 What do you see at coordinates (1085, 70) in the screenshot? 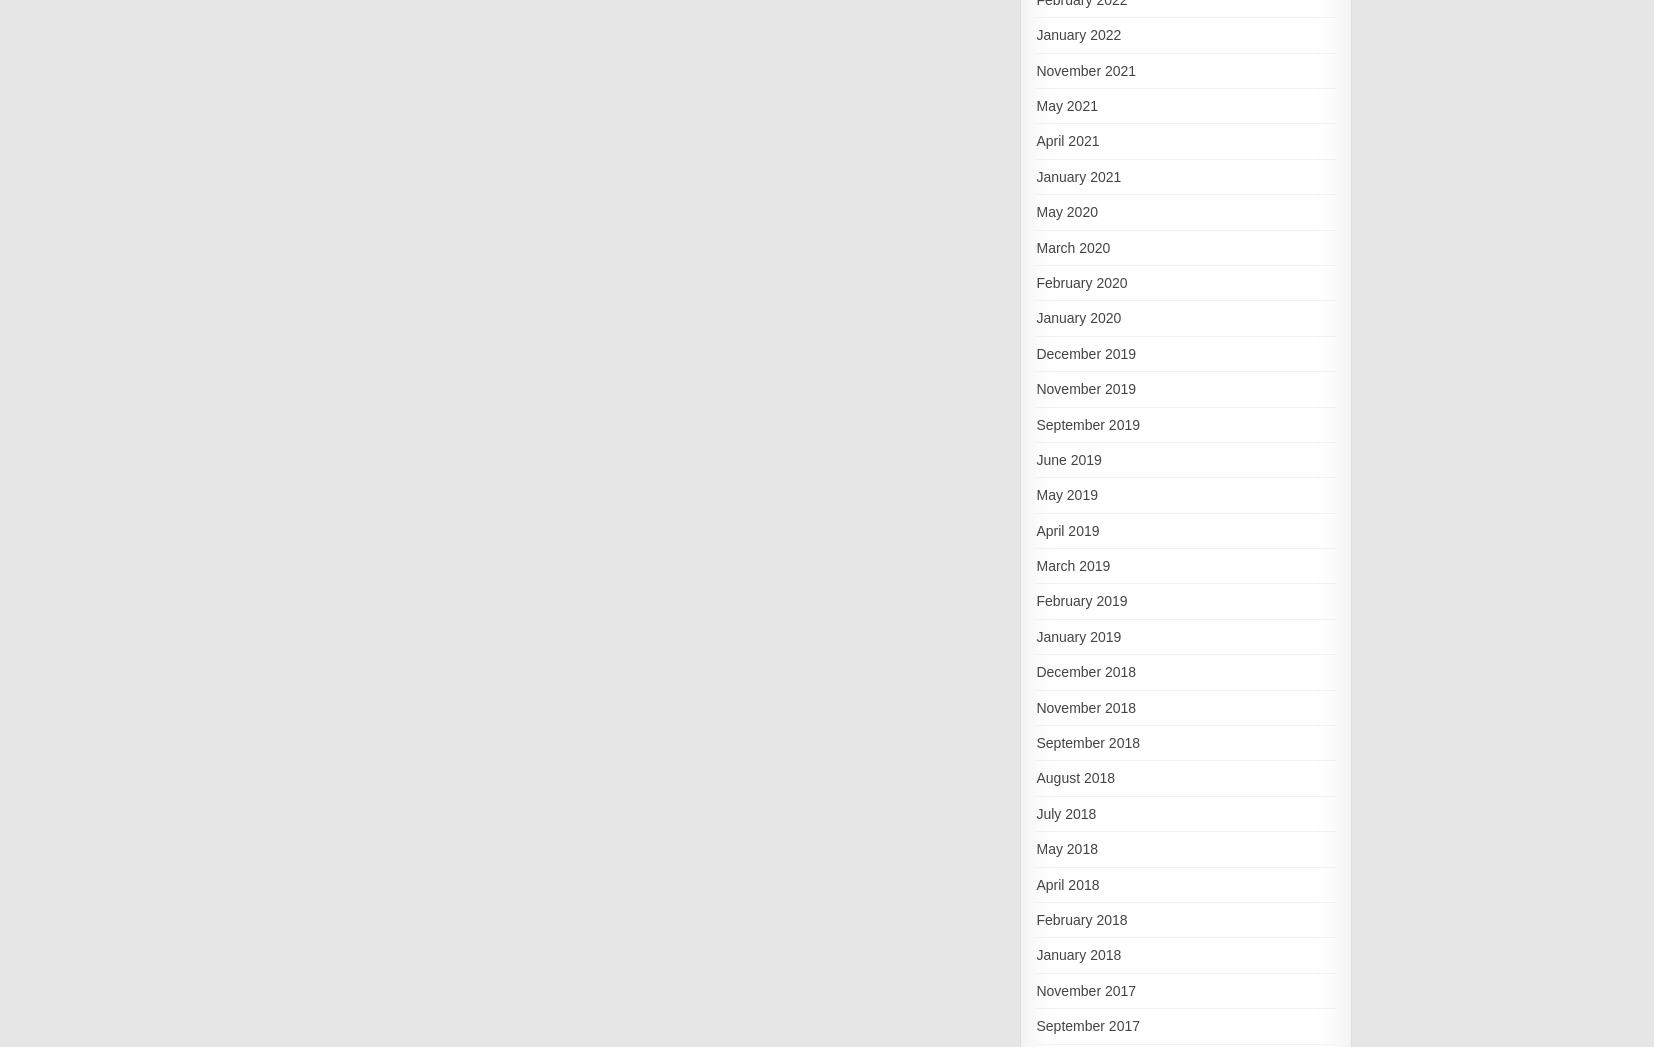
I see `'November 2021'` at bounding box center [1085, 70].